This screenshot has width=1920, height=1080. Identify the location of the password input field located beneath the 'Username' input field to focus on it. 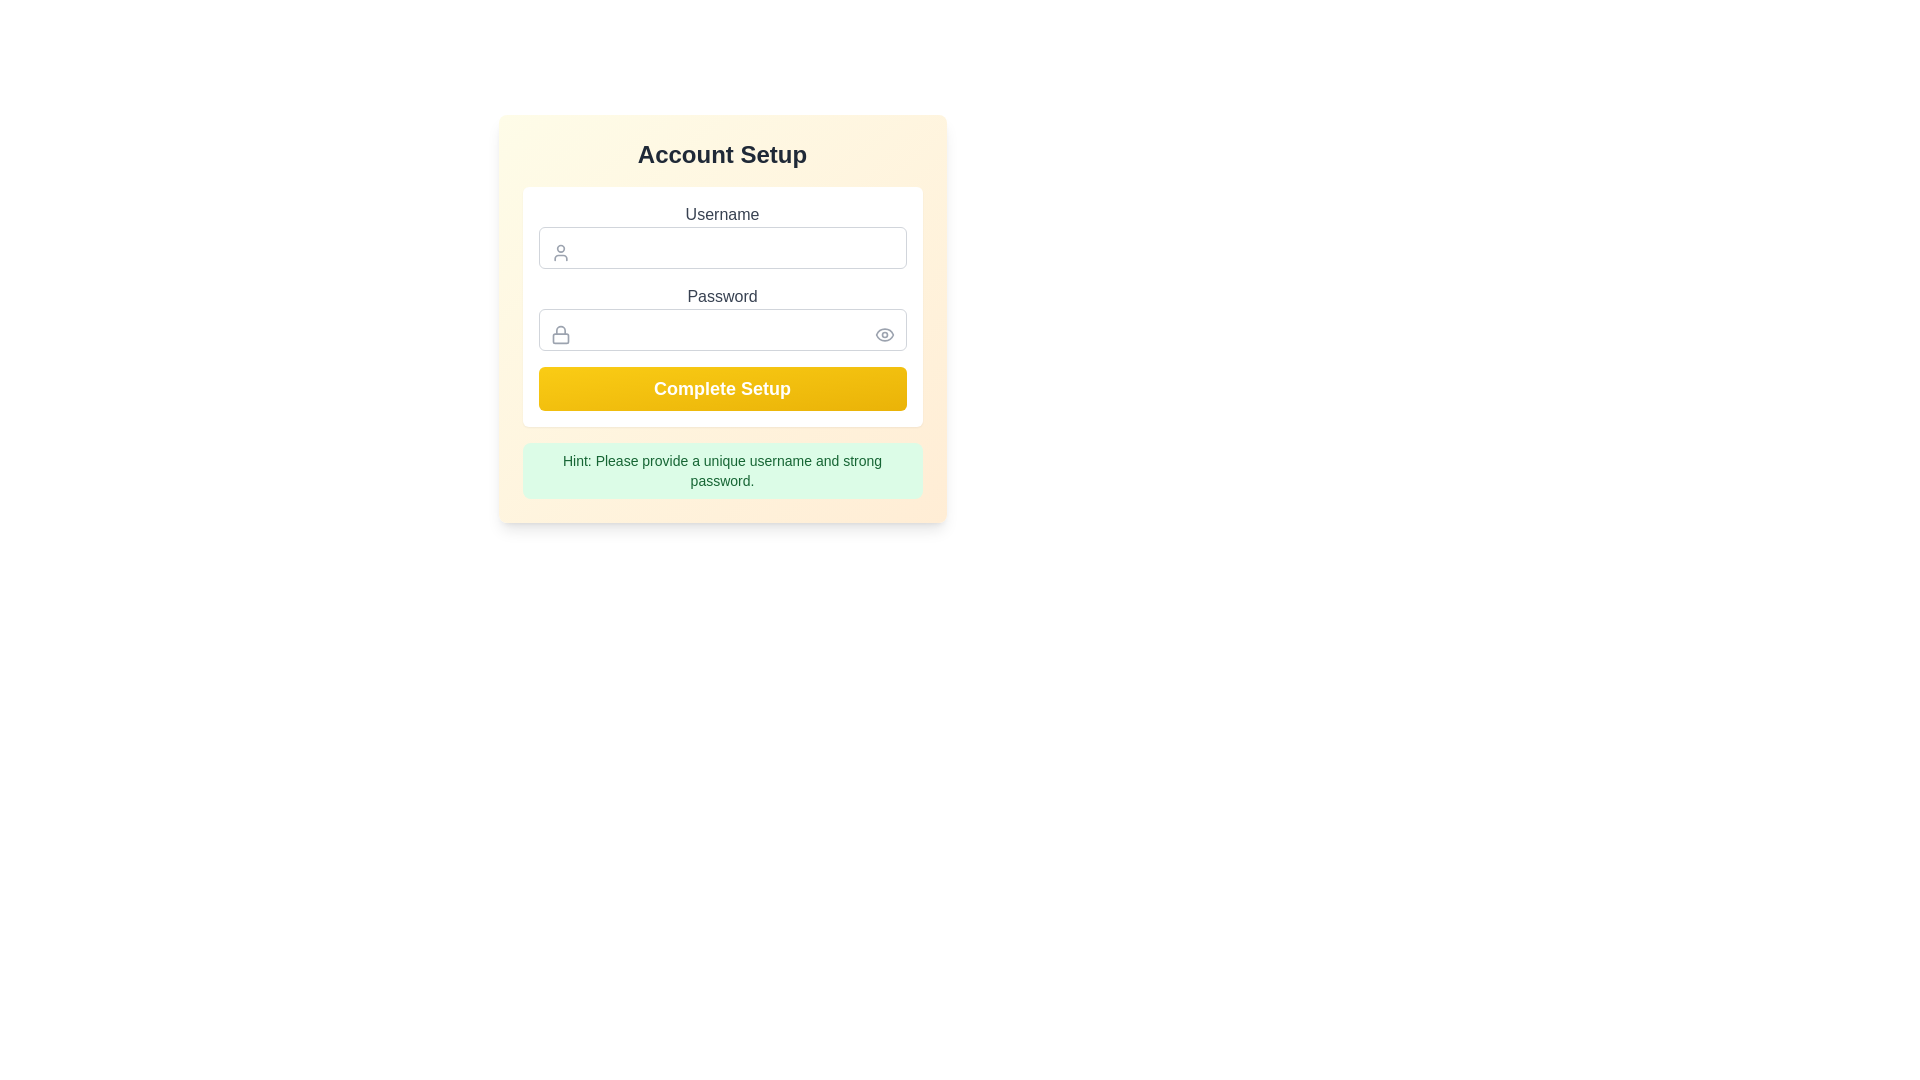
(721, 316).